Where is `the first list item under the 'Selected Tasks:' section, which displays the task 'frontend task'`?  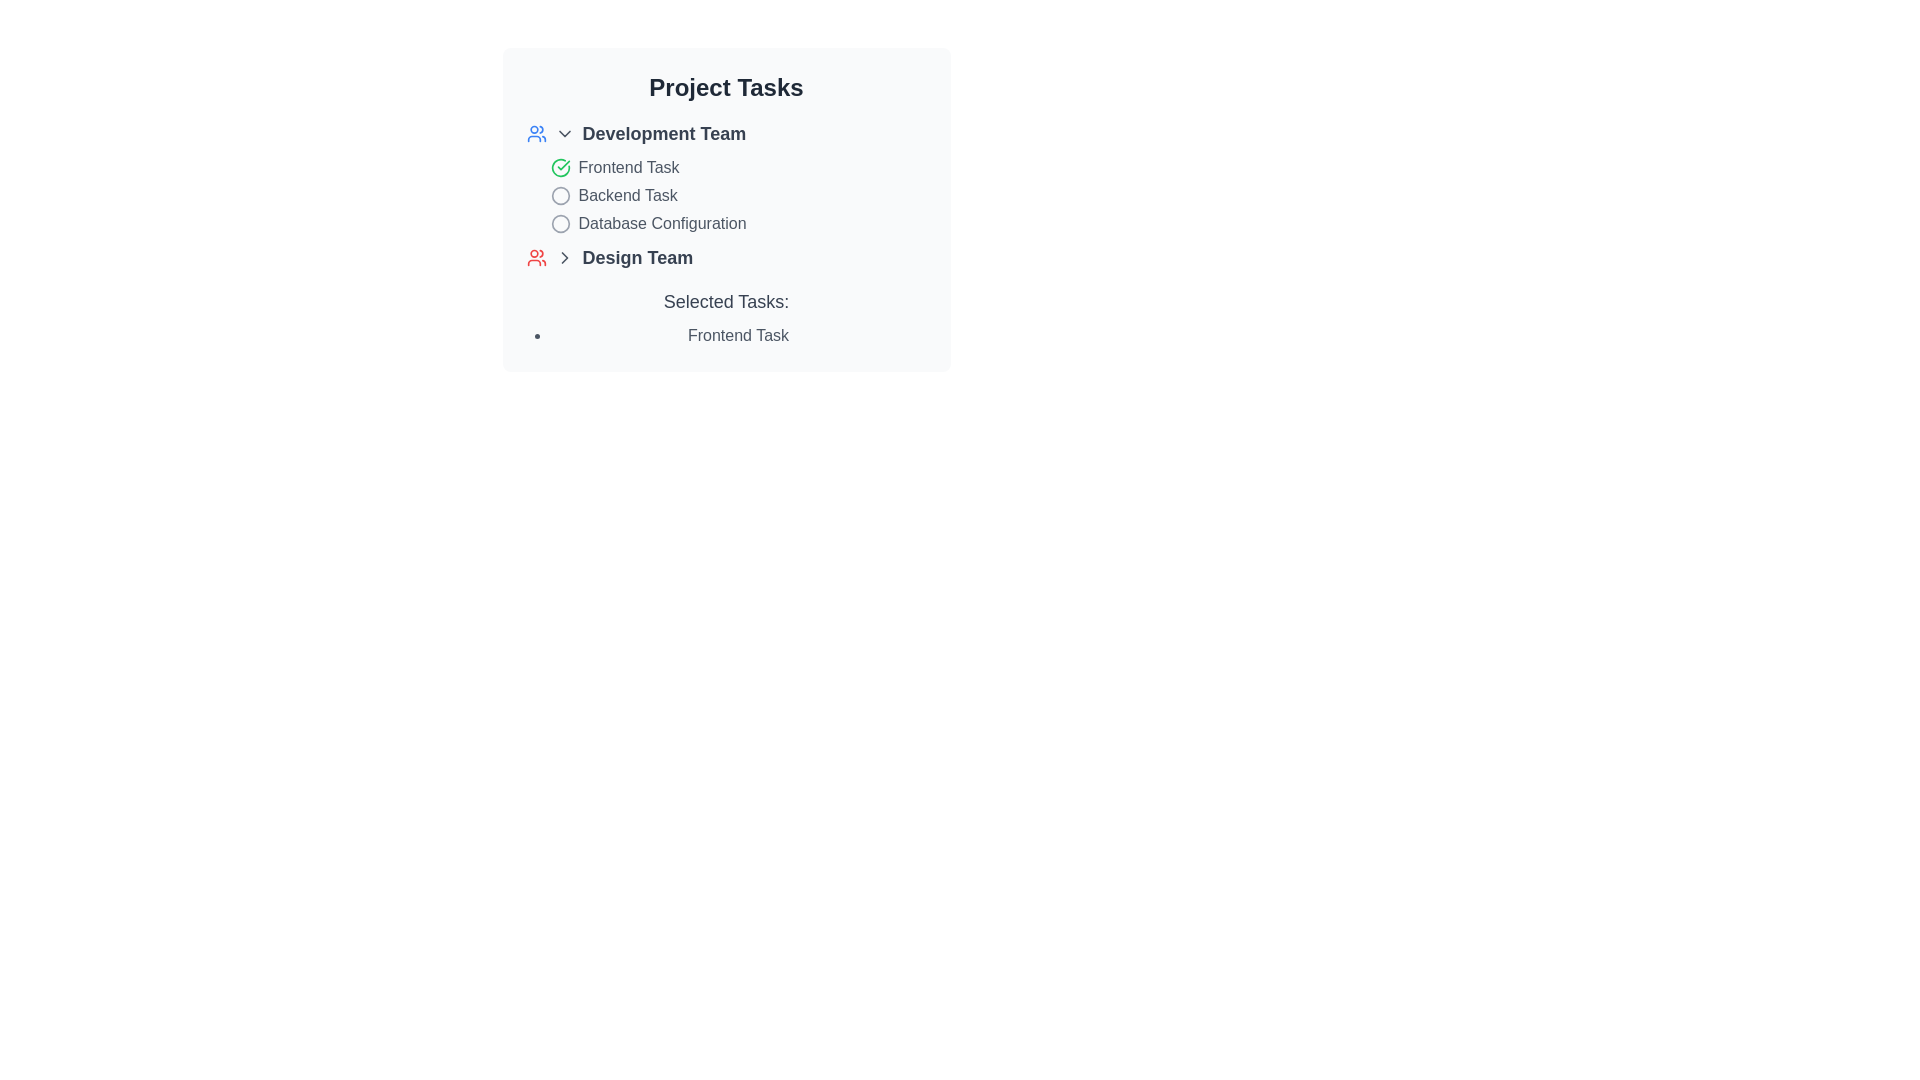 the first list item under the 'Selected Tasks:' section, which displays the task 'frontend task' is located at coordinates (725, 334).